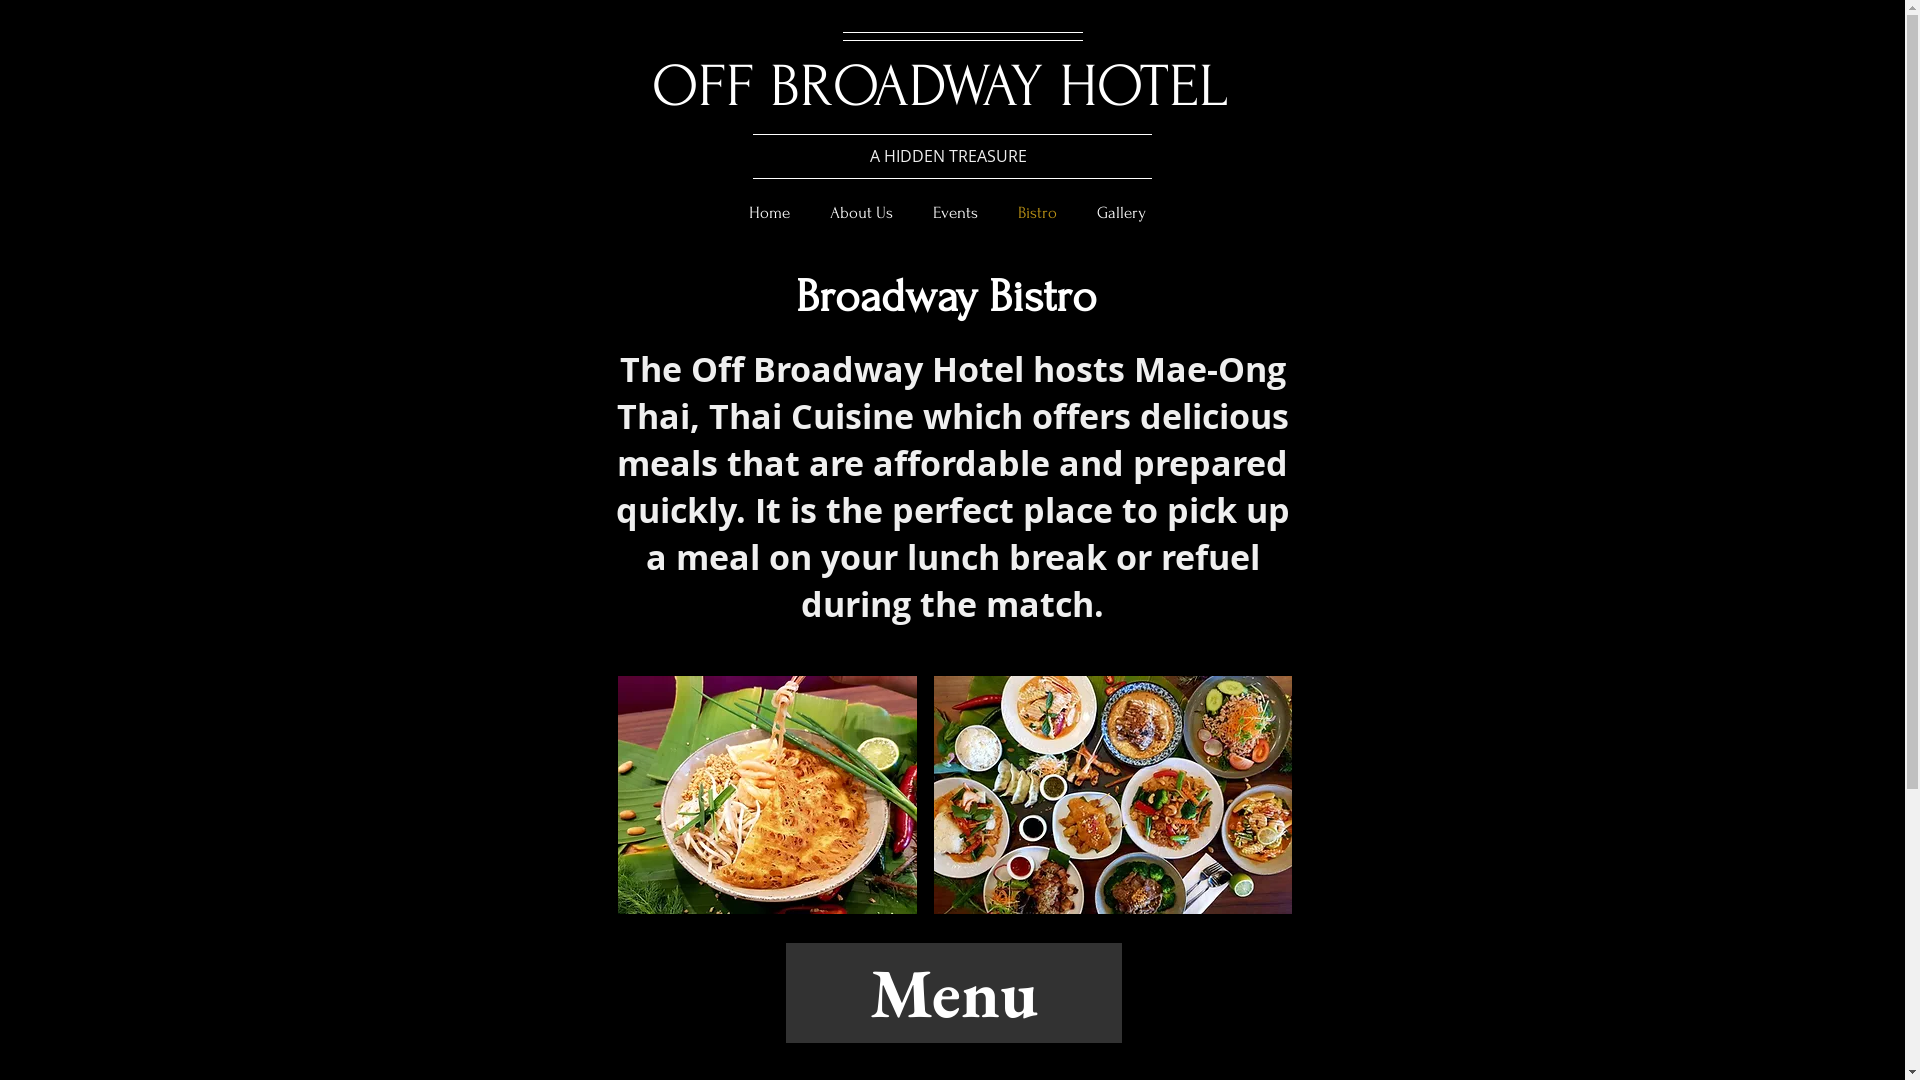 The image size is (1920, 1080). What do you see at coordinates (954, 212) in the screenshot?
I see `'Events'` at bounding box center [954, 212].